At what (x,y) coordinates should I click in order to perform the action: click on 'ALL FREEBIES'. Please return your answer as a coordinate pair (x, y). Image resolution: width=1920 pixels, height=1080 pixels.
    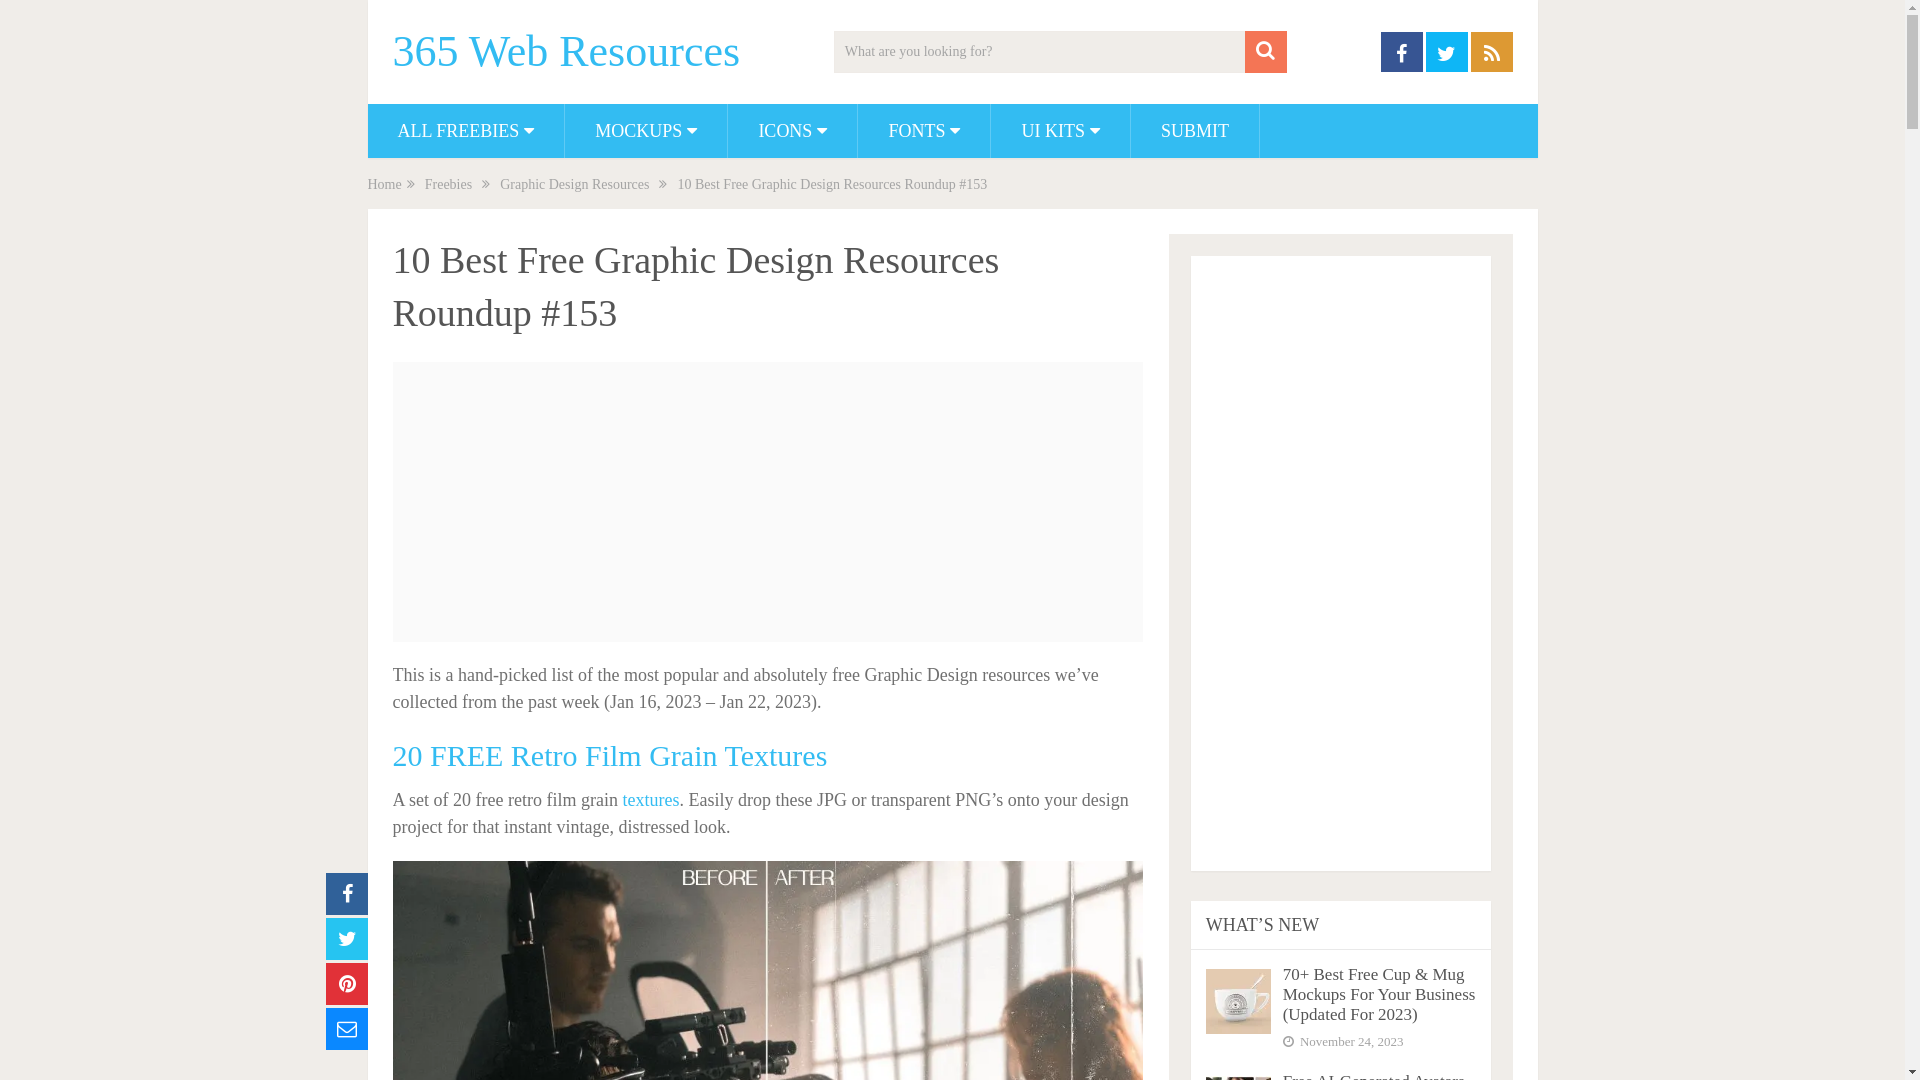
    Looking at the image, I should click on (465, 131).